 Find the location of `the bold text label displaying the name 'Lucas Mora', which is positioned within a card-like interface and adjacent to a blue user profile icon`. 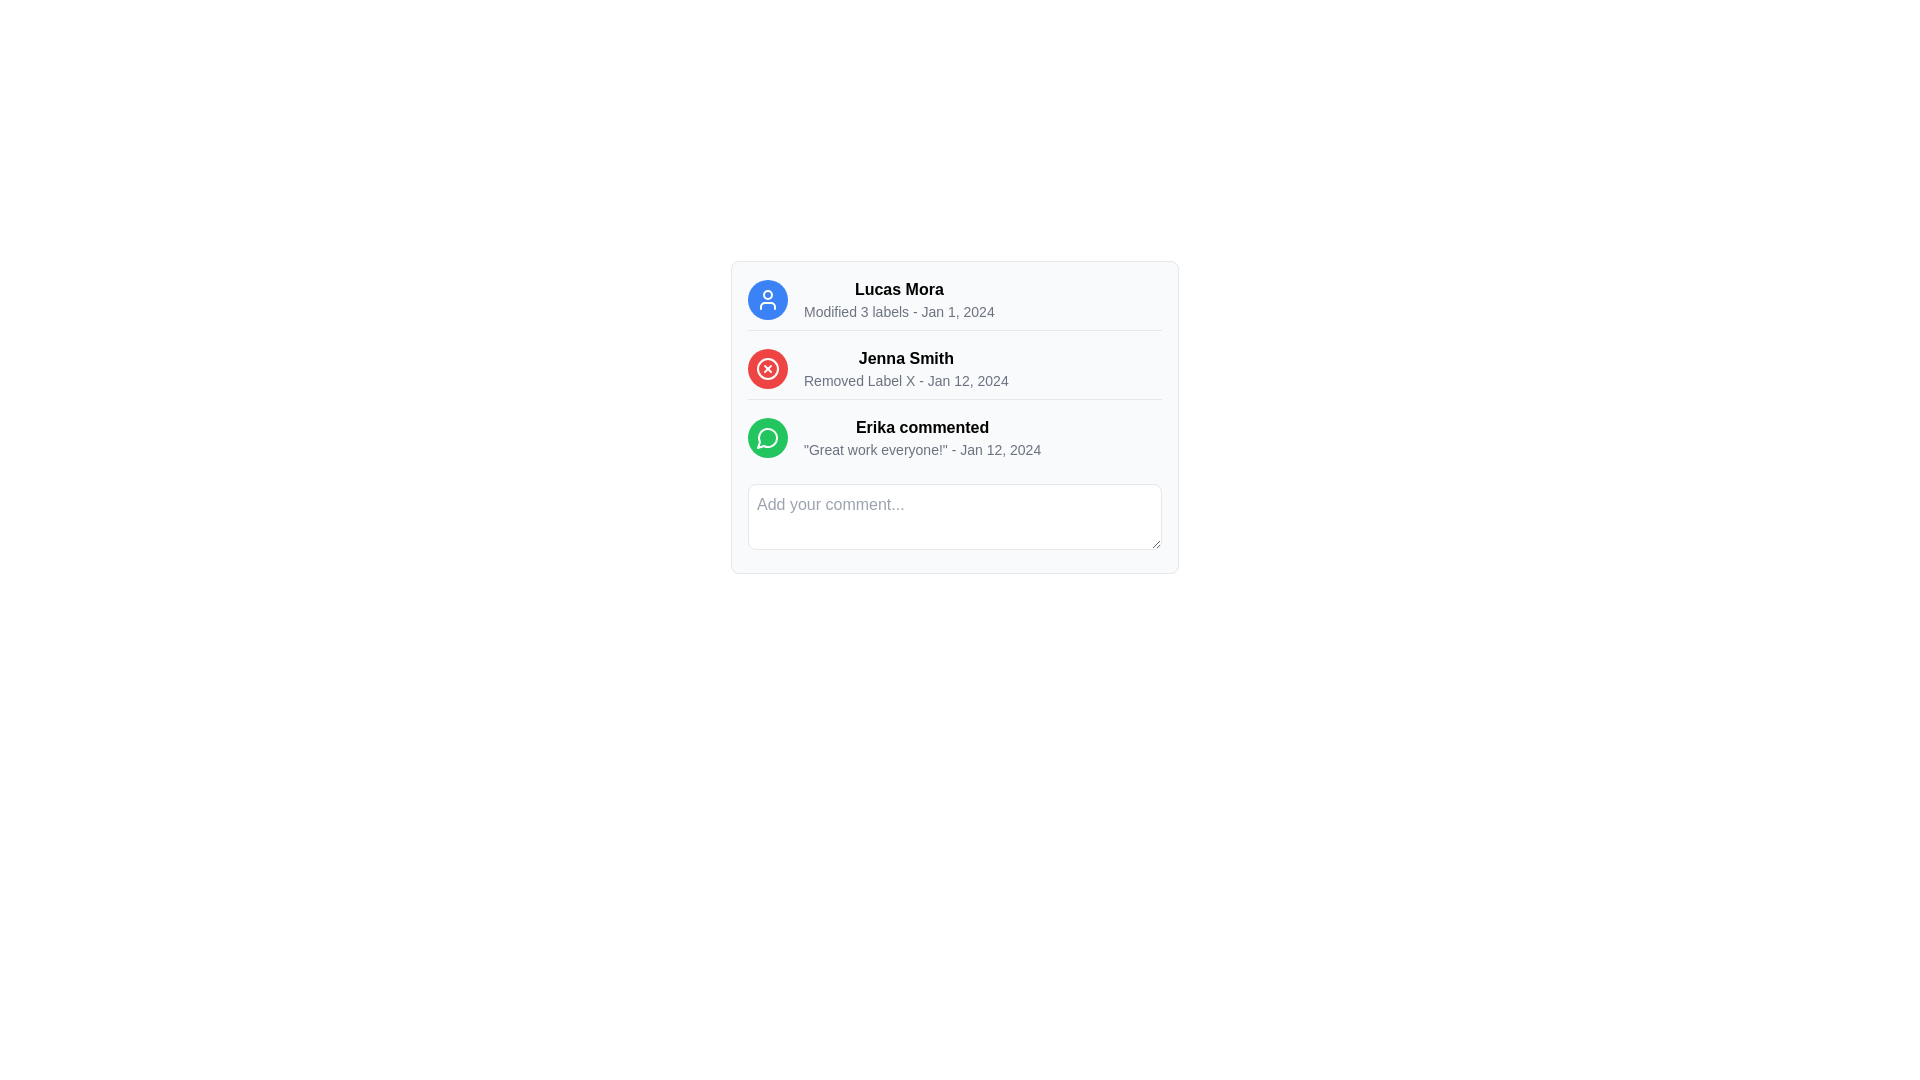

the bold text label displaying the name 'Lucas Mora', which is positioned within a card-like interface and adjacent to a blue user profile icon is located at coordinates (898, 289).